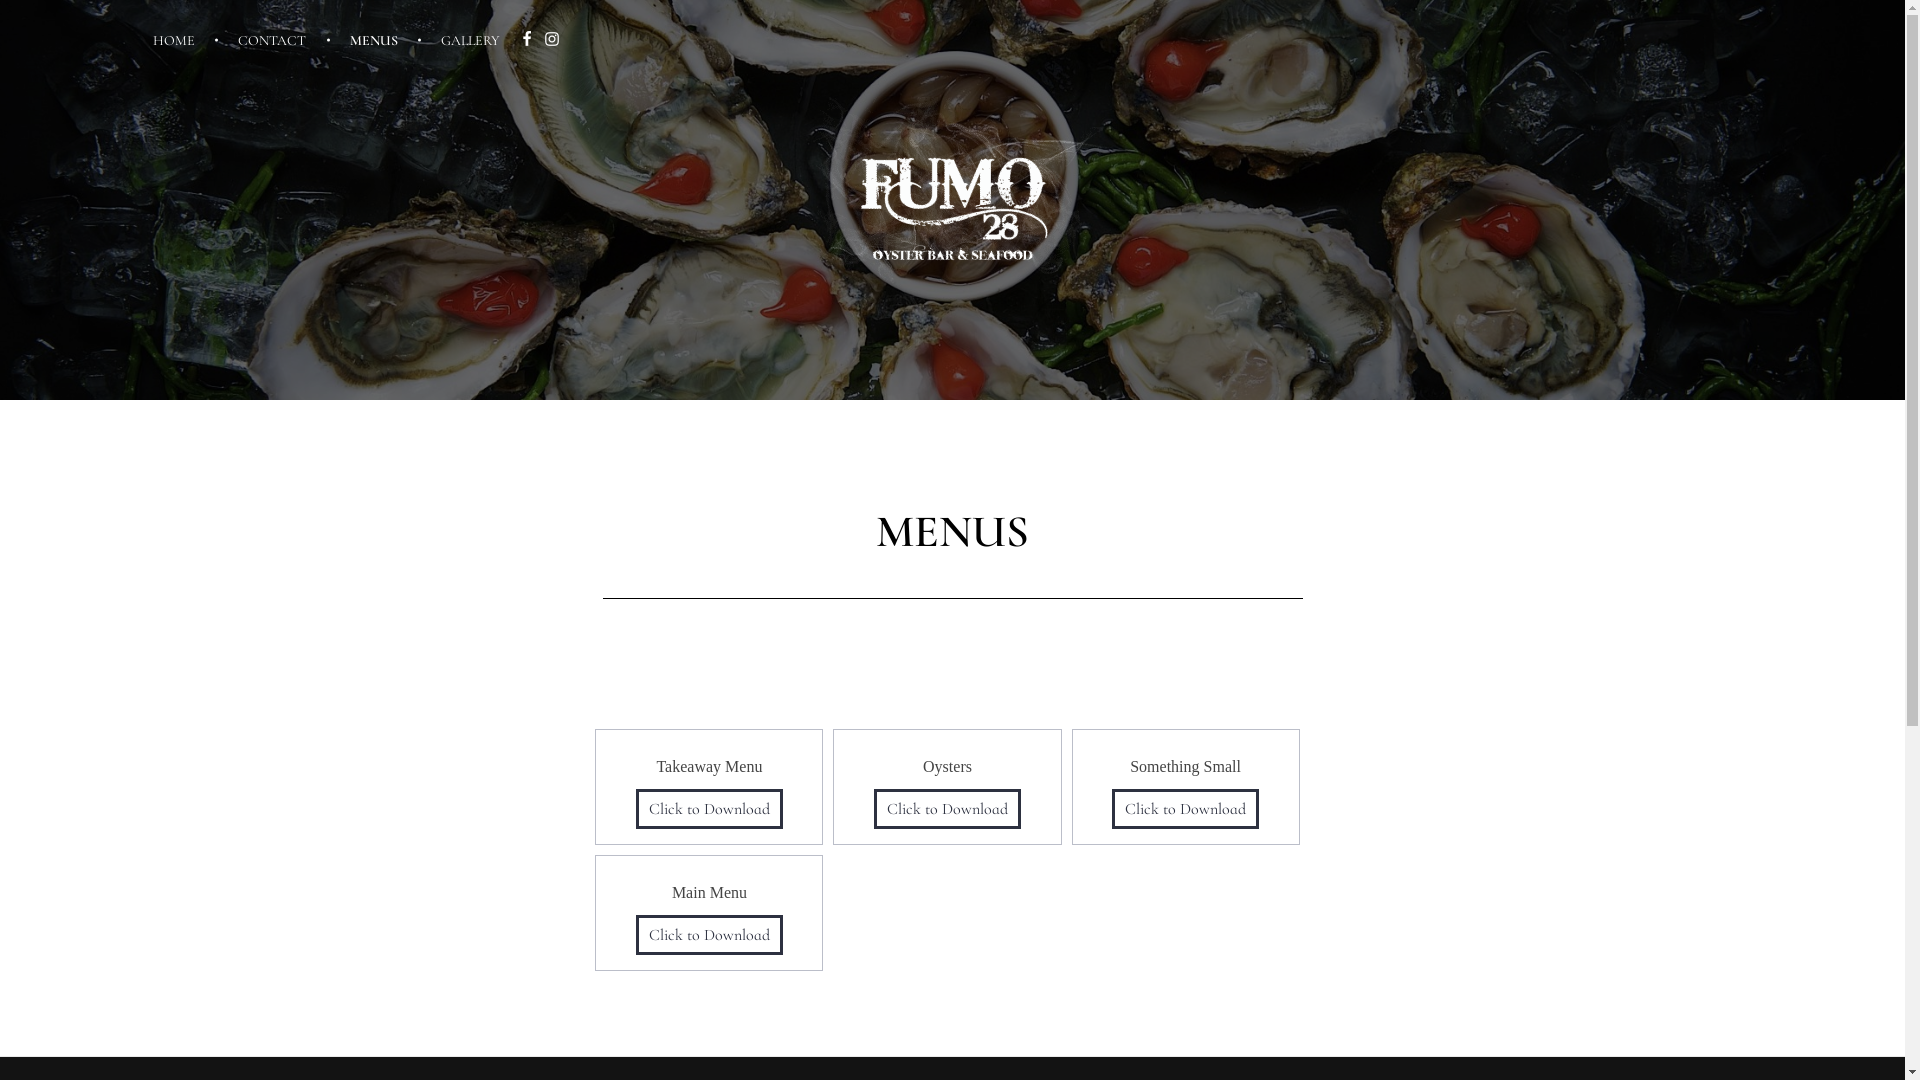  Describe the element at coordinates (185, 39) in the screenshot. I see `'HOME'` at that location.